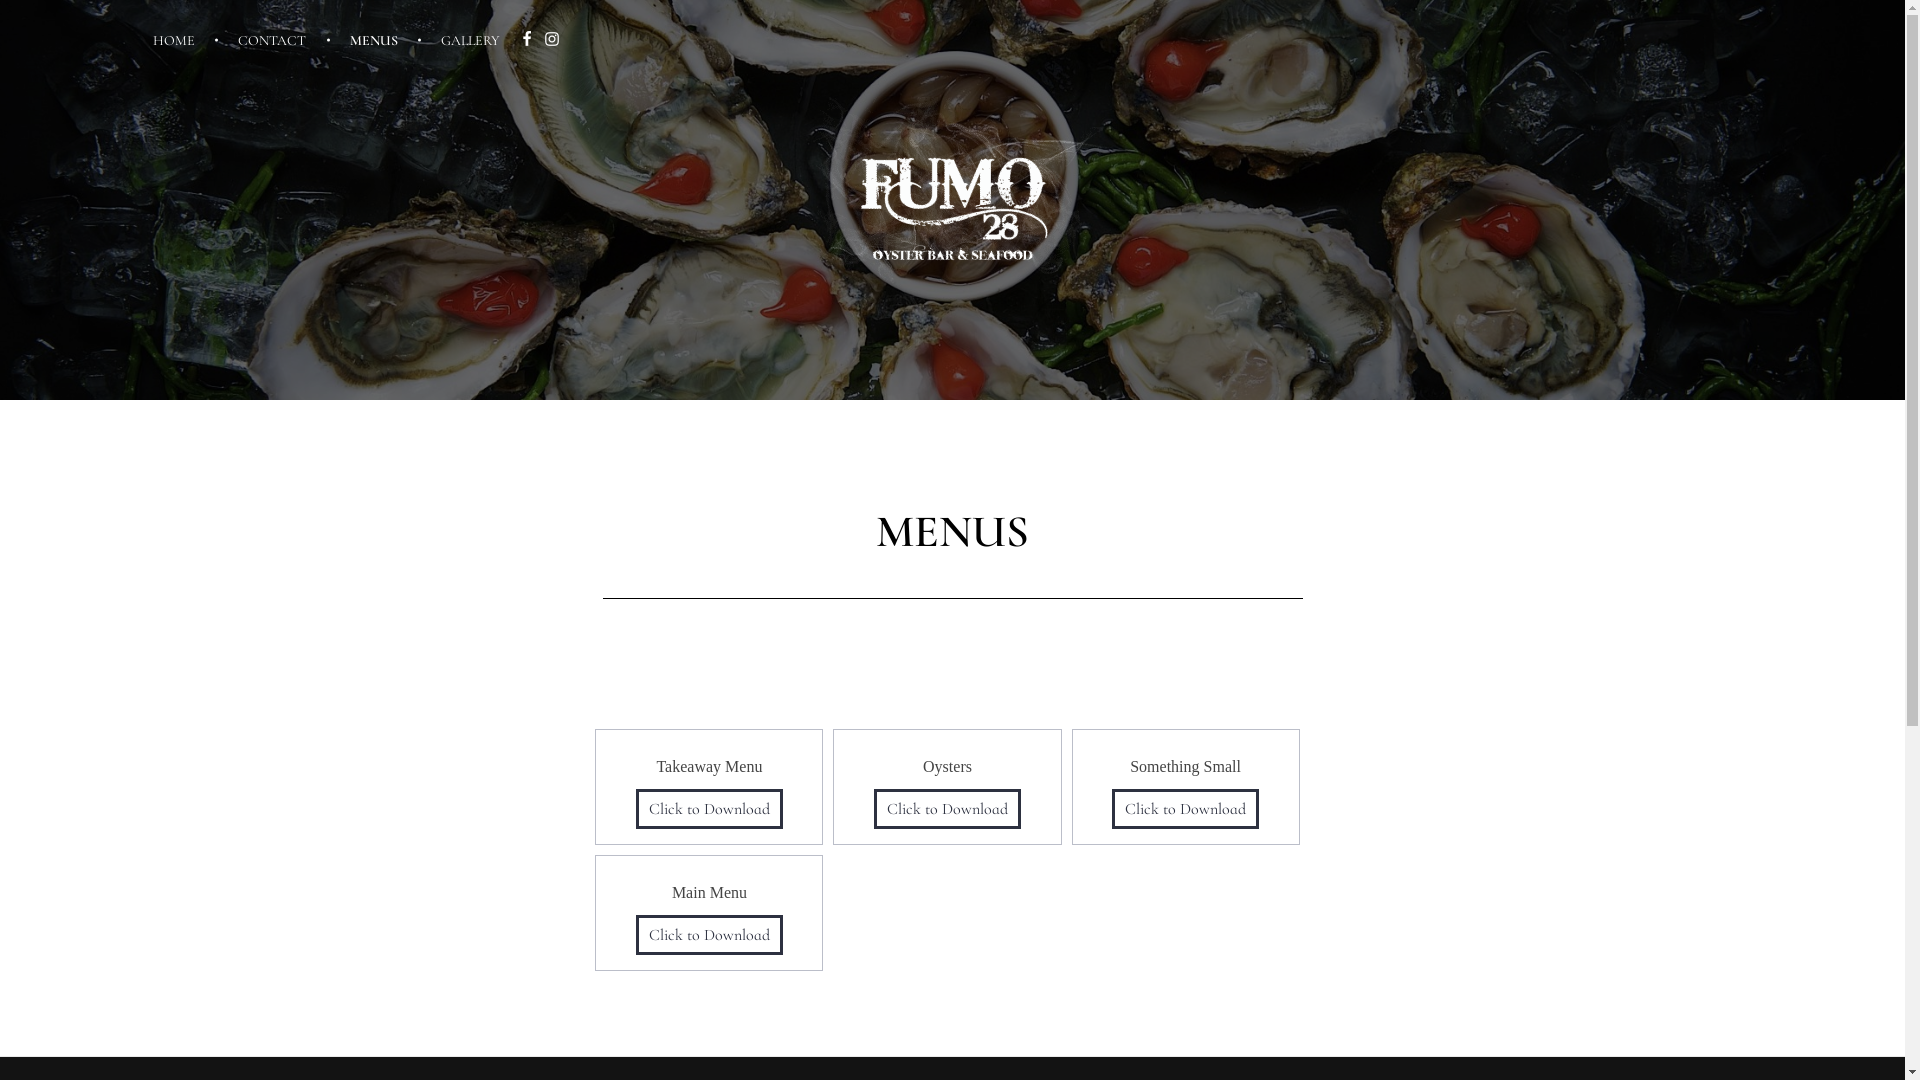  Describe the element at coordinates (185, 39) in the screenshot. I see `'HOME'` at that location.